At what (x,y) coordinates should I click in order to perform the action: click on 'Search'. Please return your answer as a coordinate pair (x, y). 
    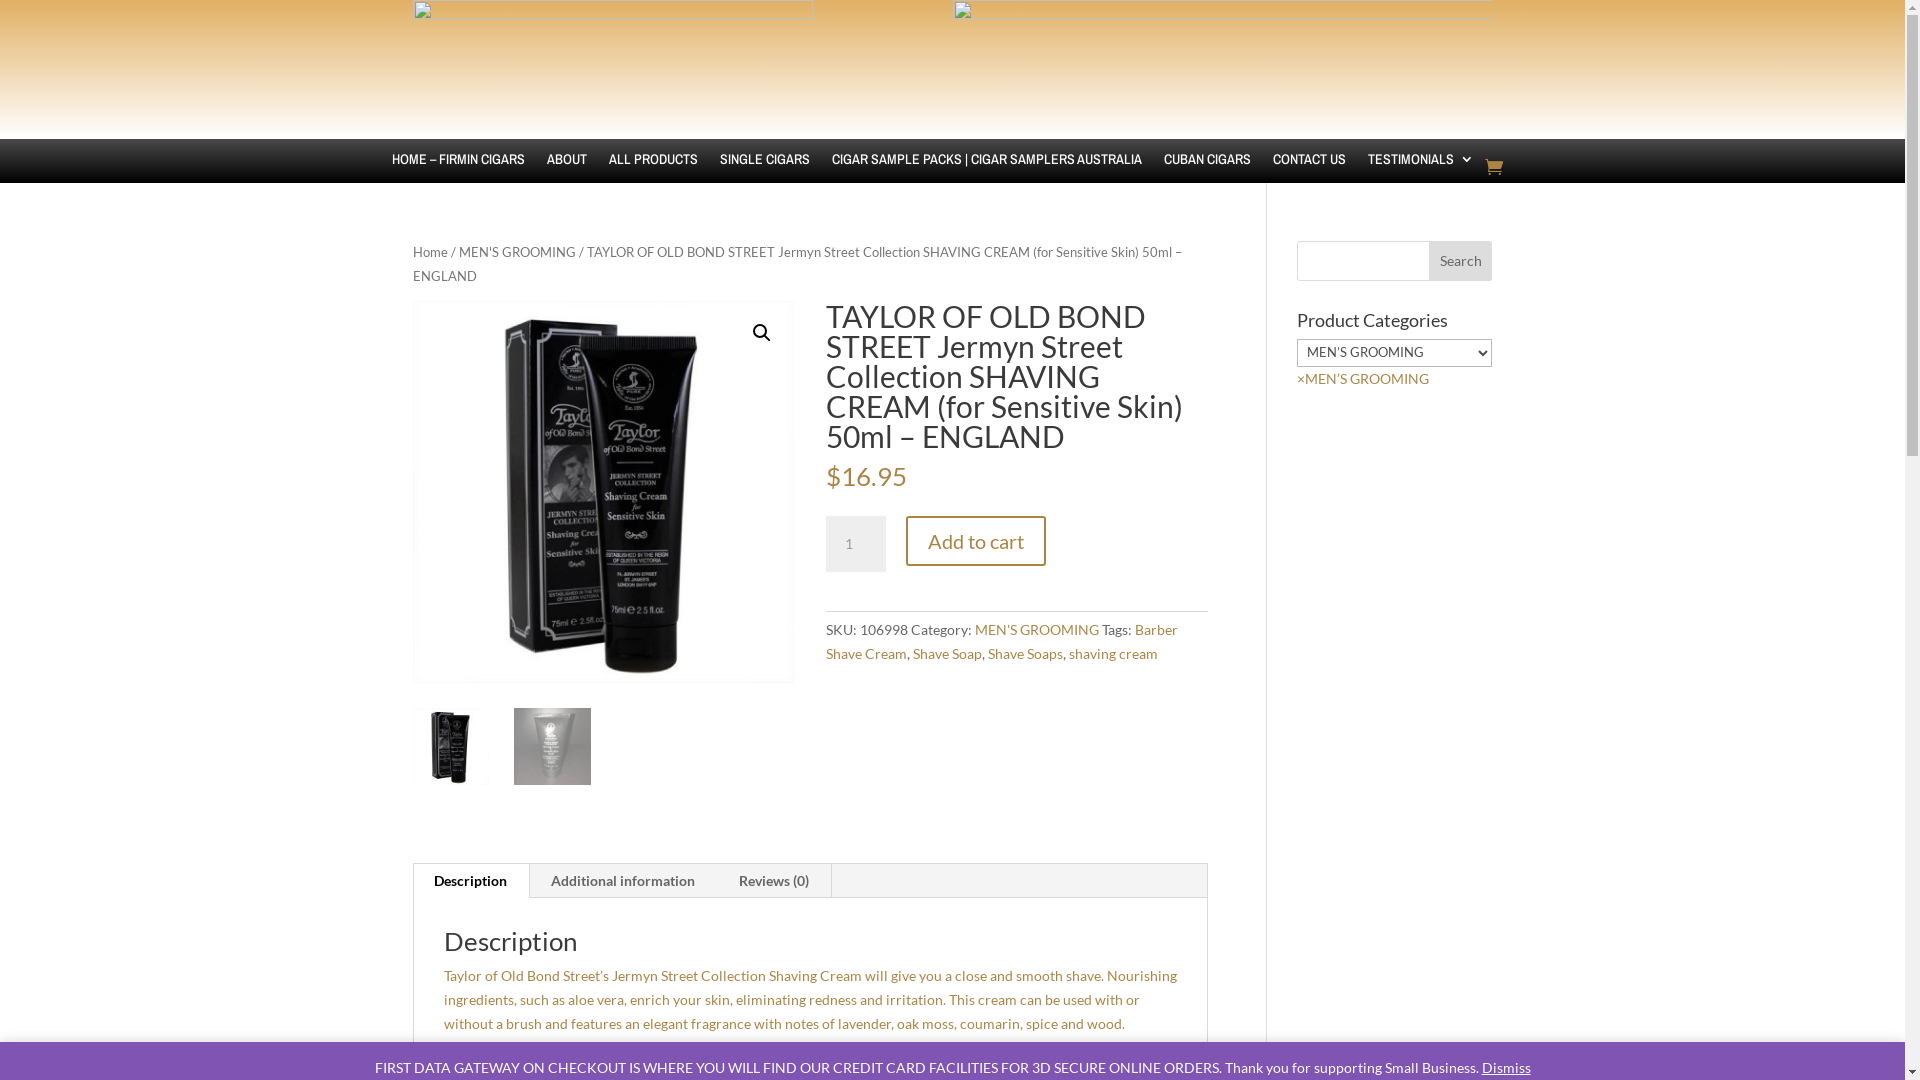
    Looking at the image, I should click on (1428, 260).